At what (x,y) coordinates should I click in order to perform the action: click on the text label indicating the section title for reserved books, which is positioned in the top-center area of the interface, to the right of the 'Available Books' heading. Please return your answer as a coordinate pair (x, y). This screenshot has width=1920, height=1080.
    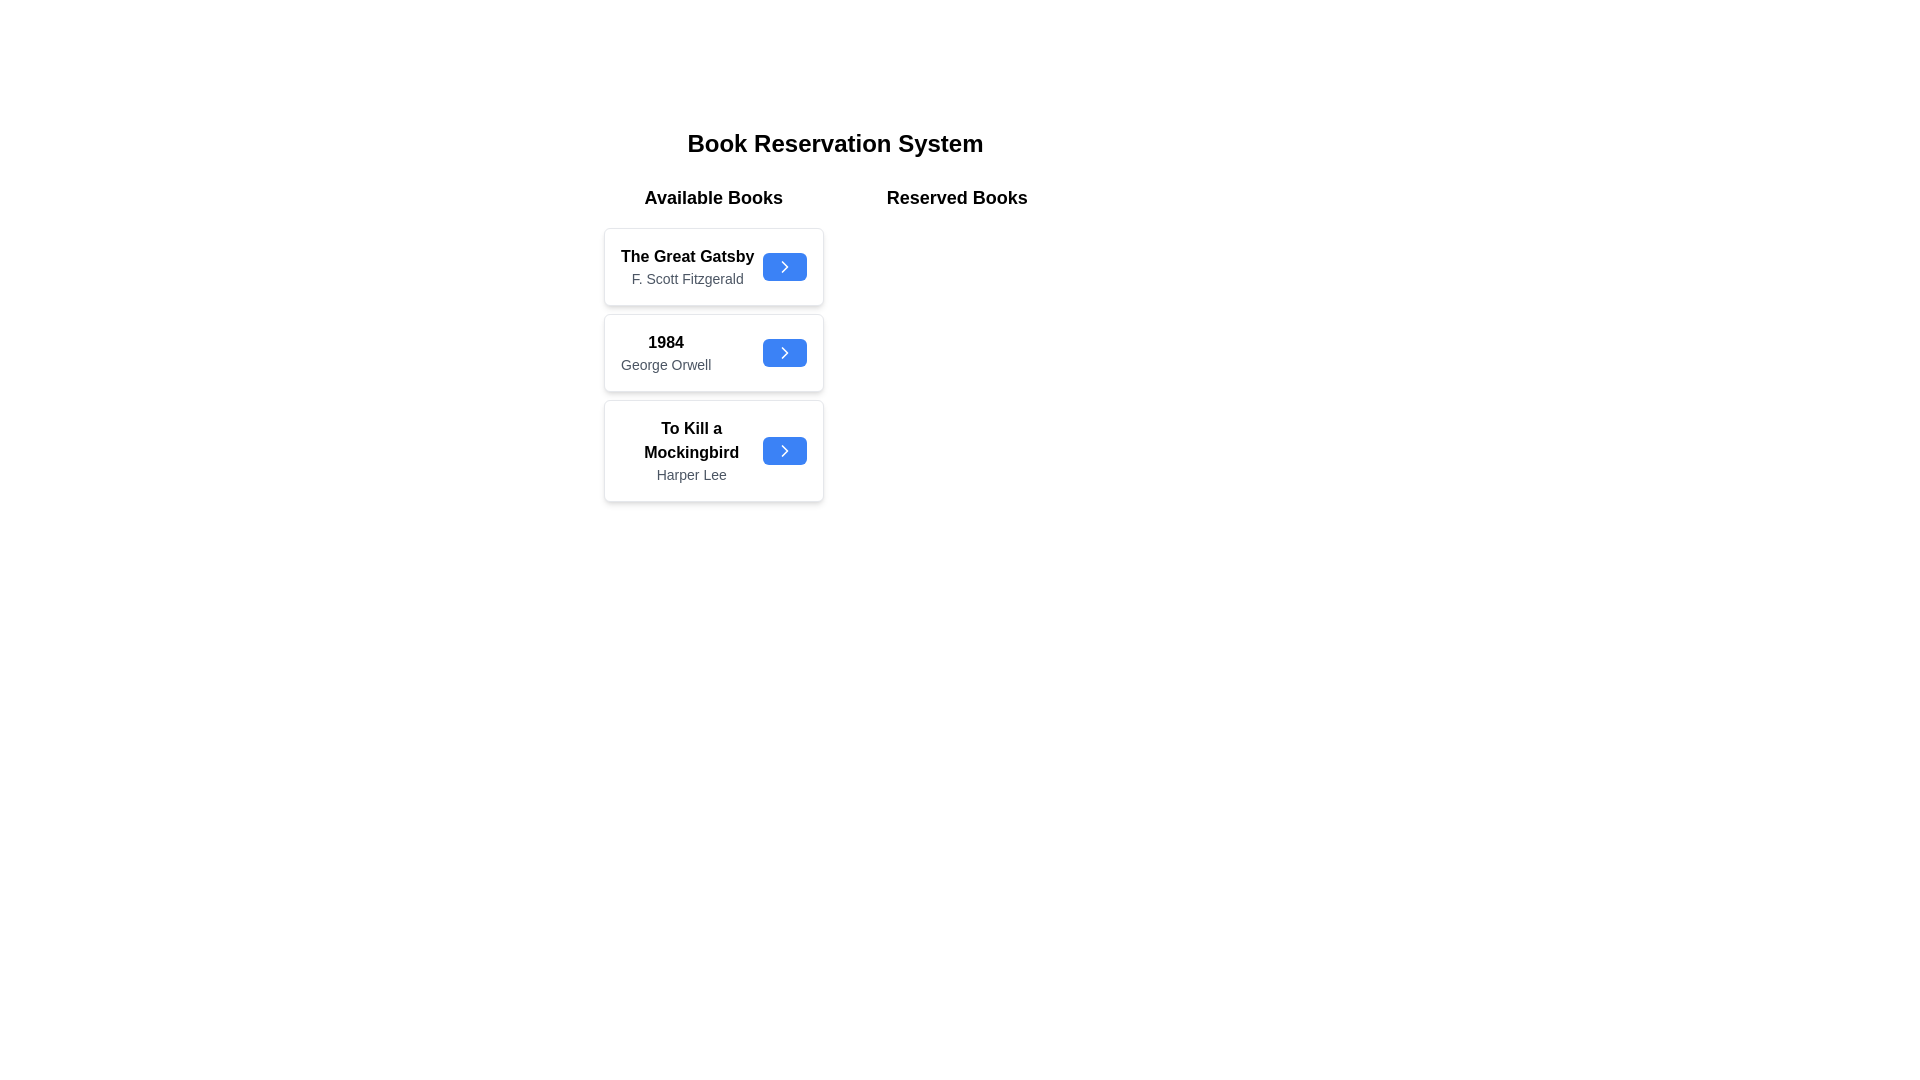
    Looking at the image, I should click on (956, 197).